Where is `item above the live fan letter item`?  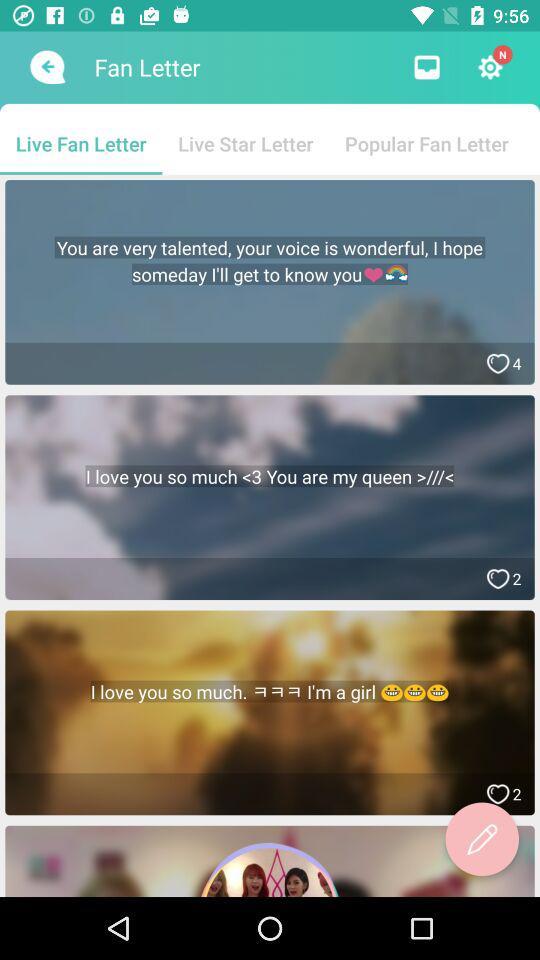 item above the live fan letter item is located at coordinates (45, 67).